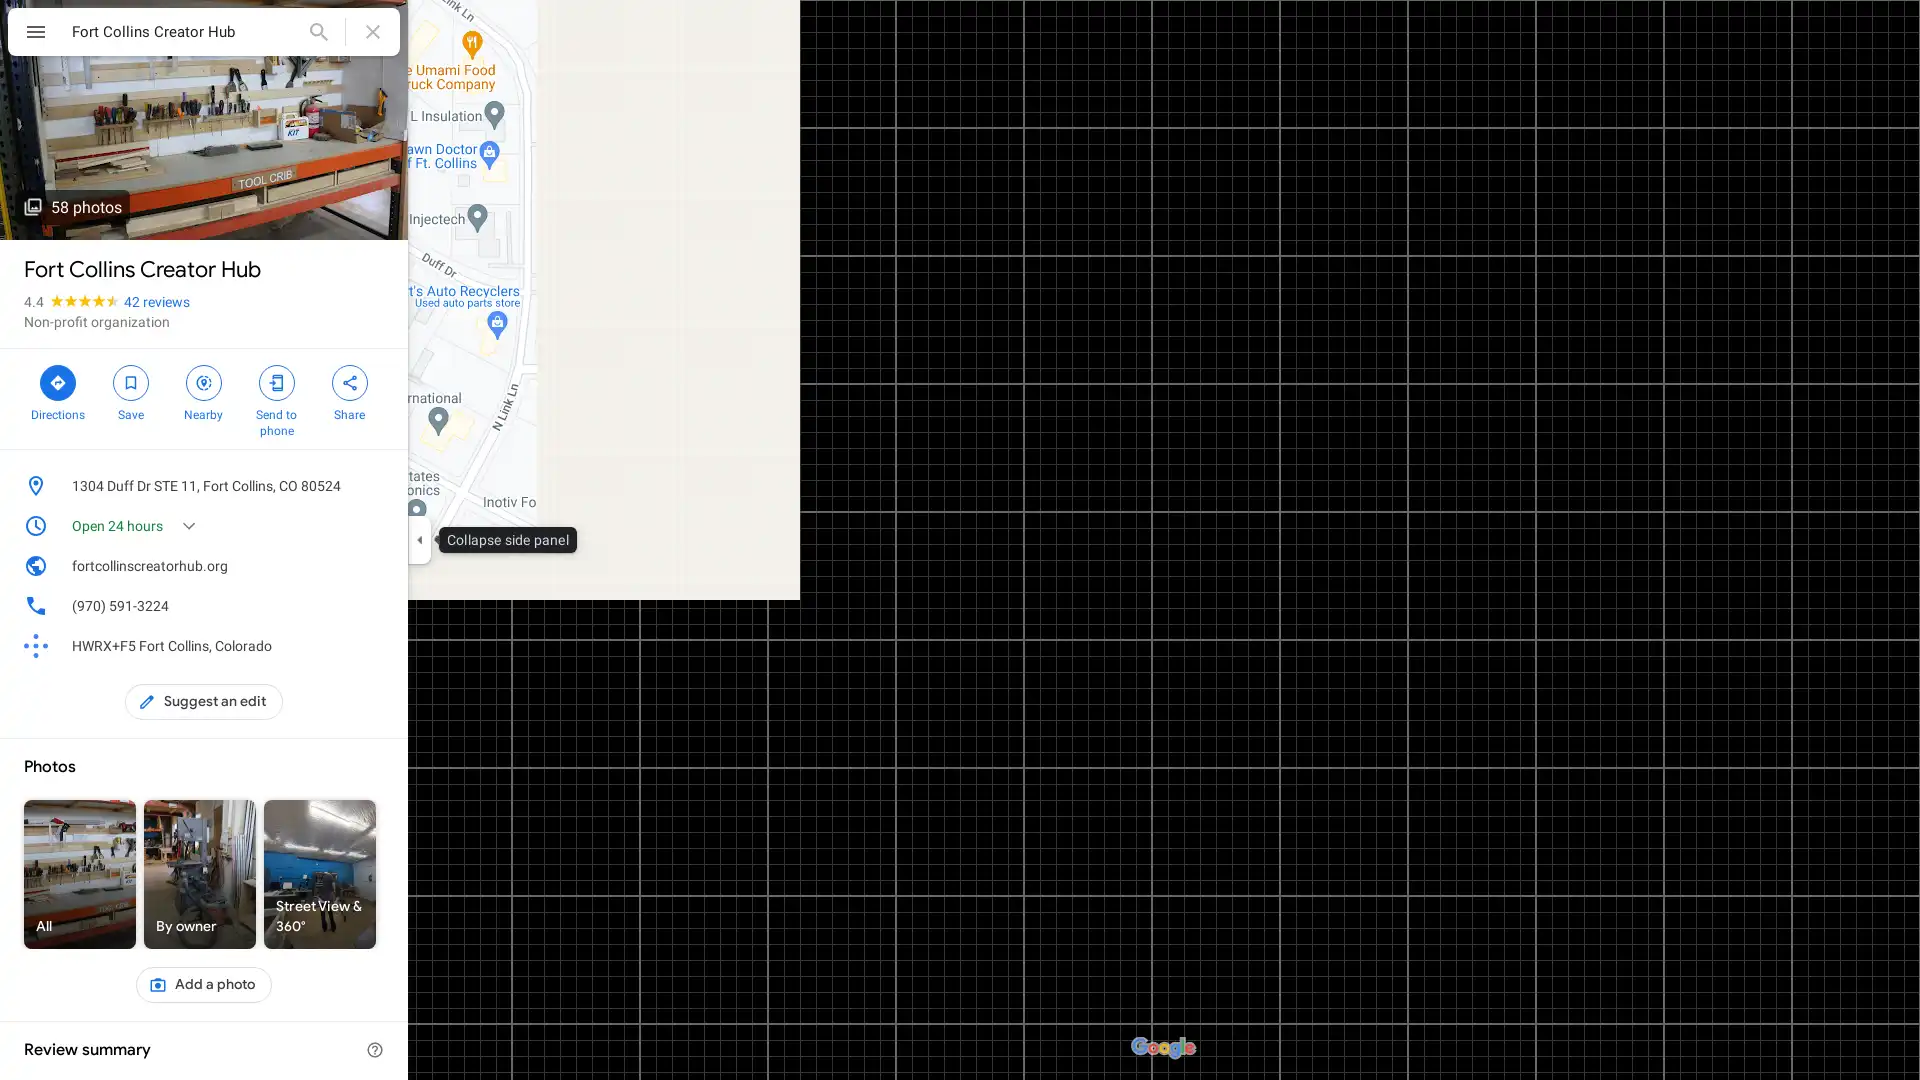 The image size is (1920, 1080). I want to click on Non-profit organization, so click(95, 320).